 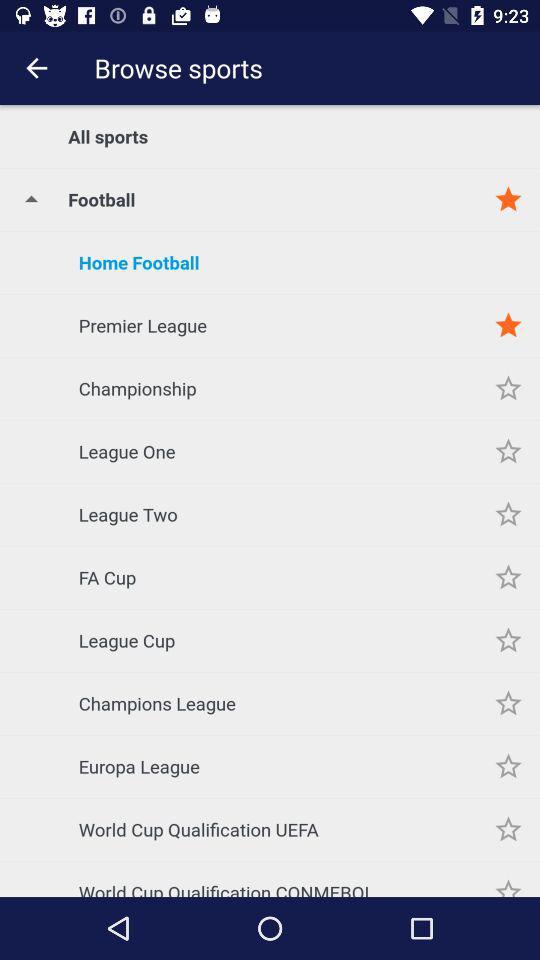 I want to click on favorite, so click(x=508, y=577).